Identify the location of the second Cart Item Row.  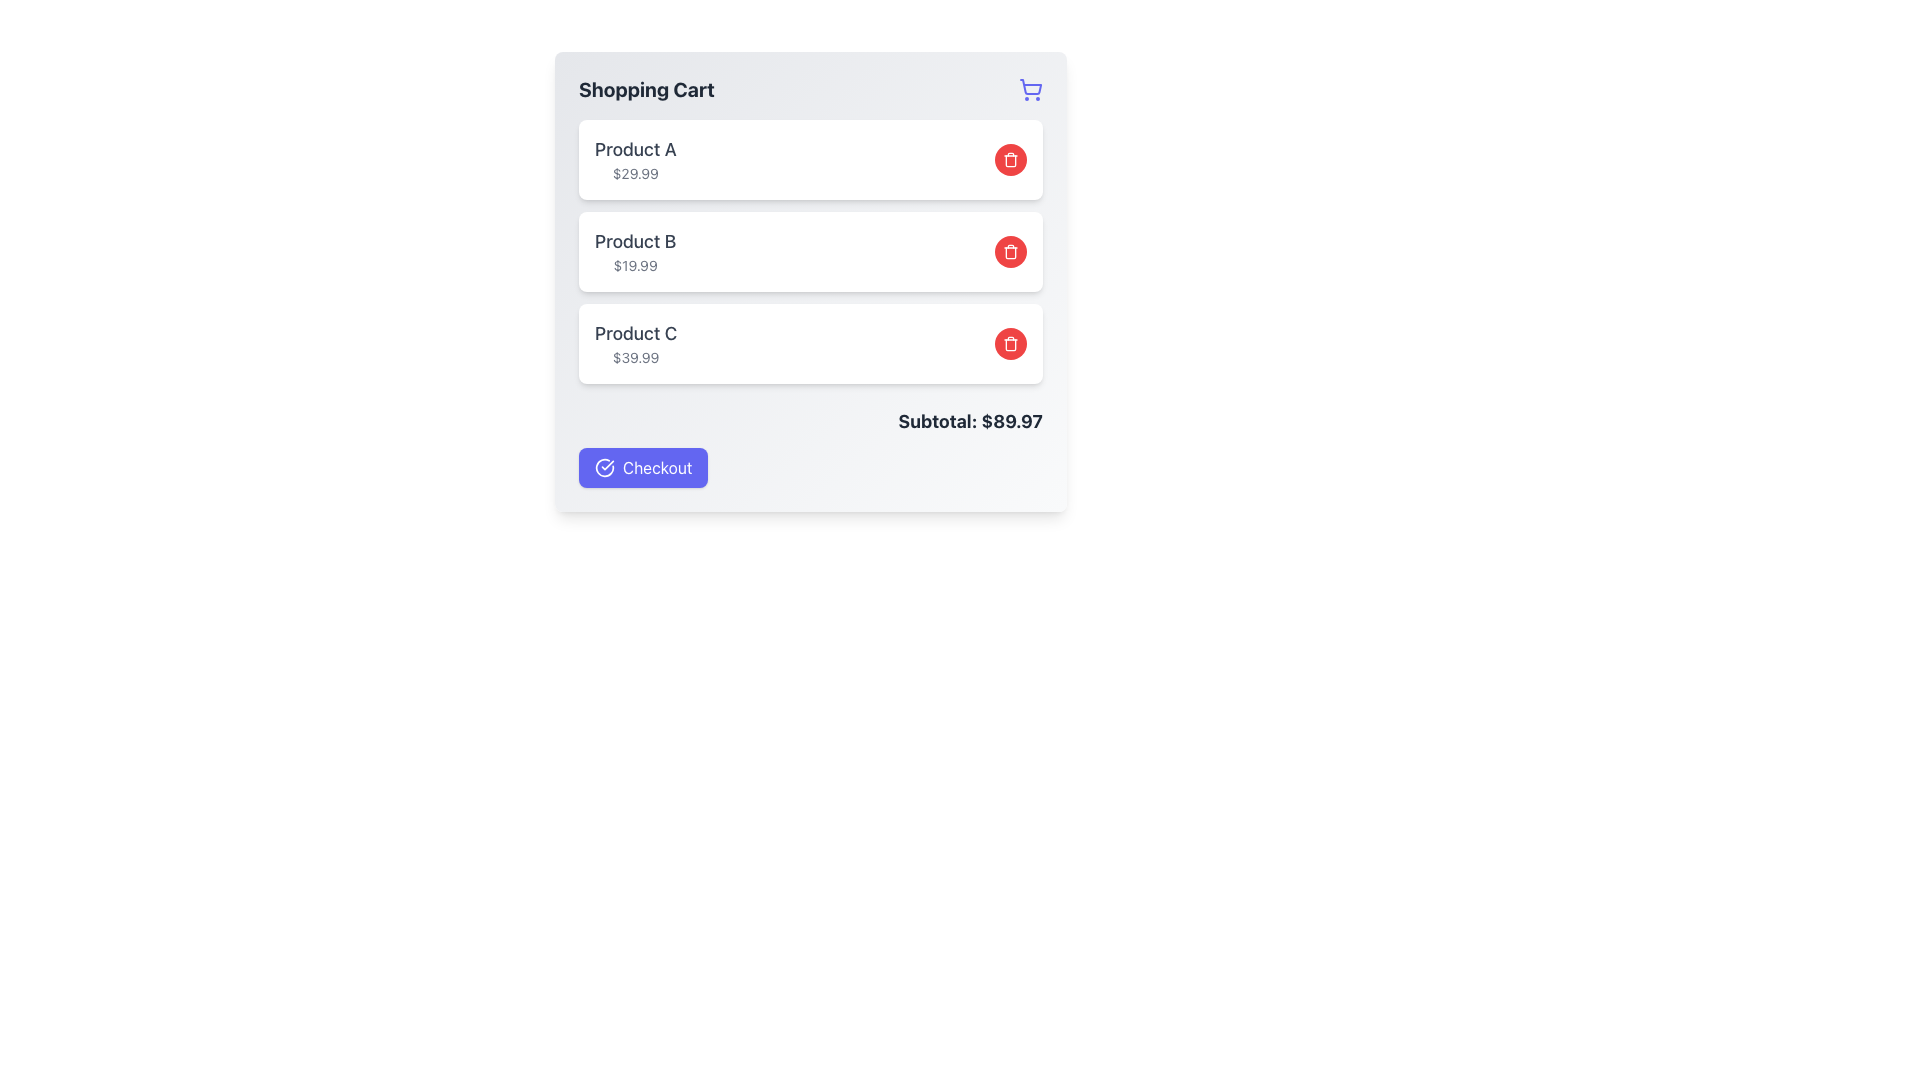
(811, 250).